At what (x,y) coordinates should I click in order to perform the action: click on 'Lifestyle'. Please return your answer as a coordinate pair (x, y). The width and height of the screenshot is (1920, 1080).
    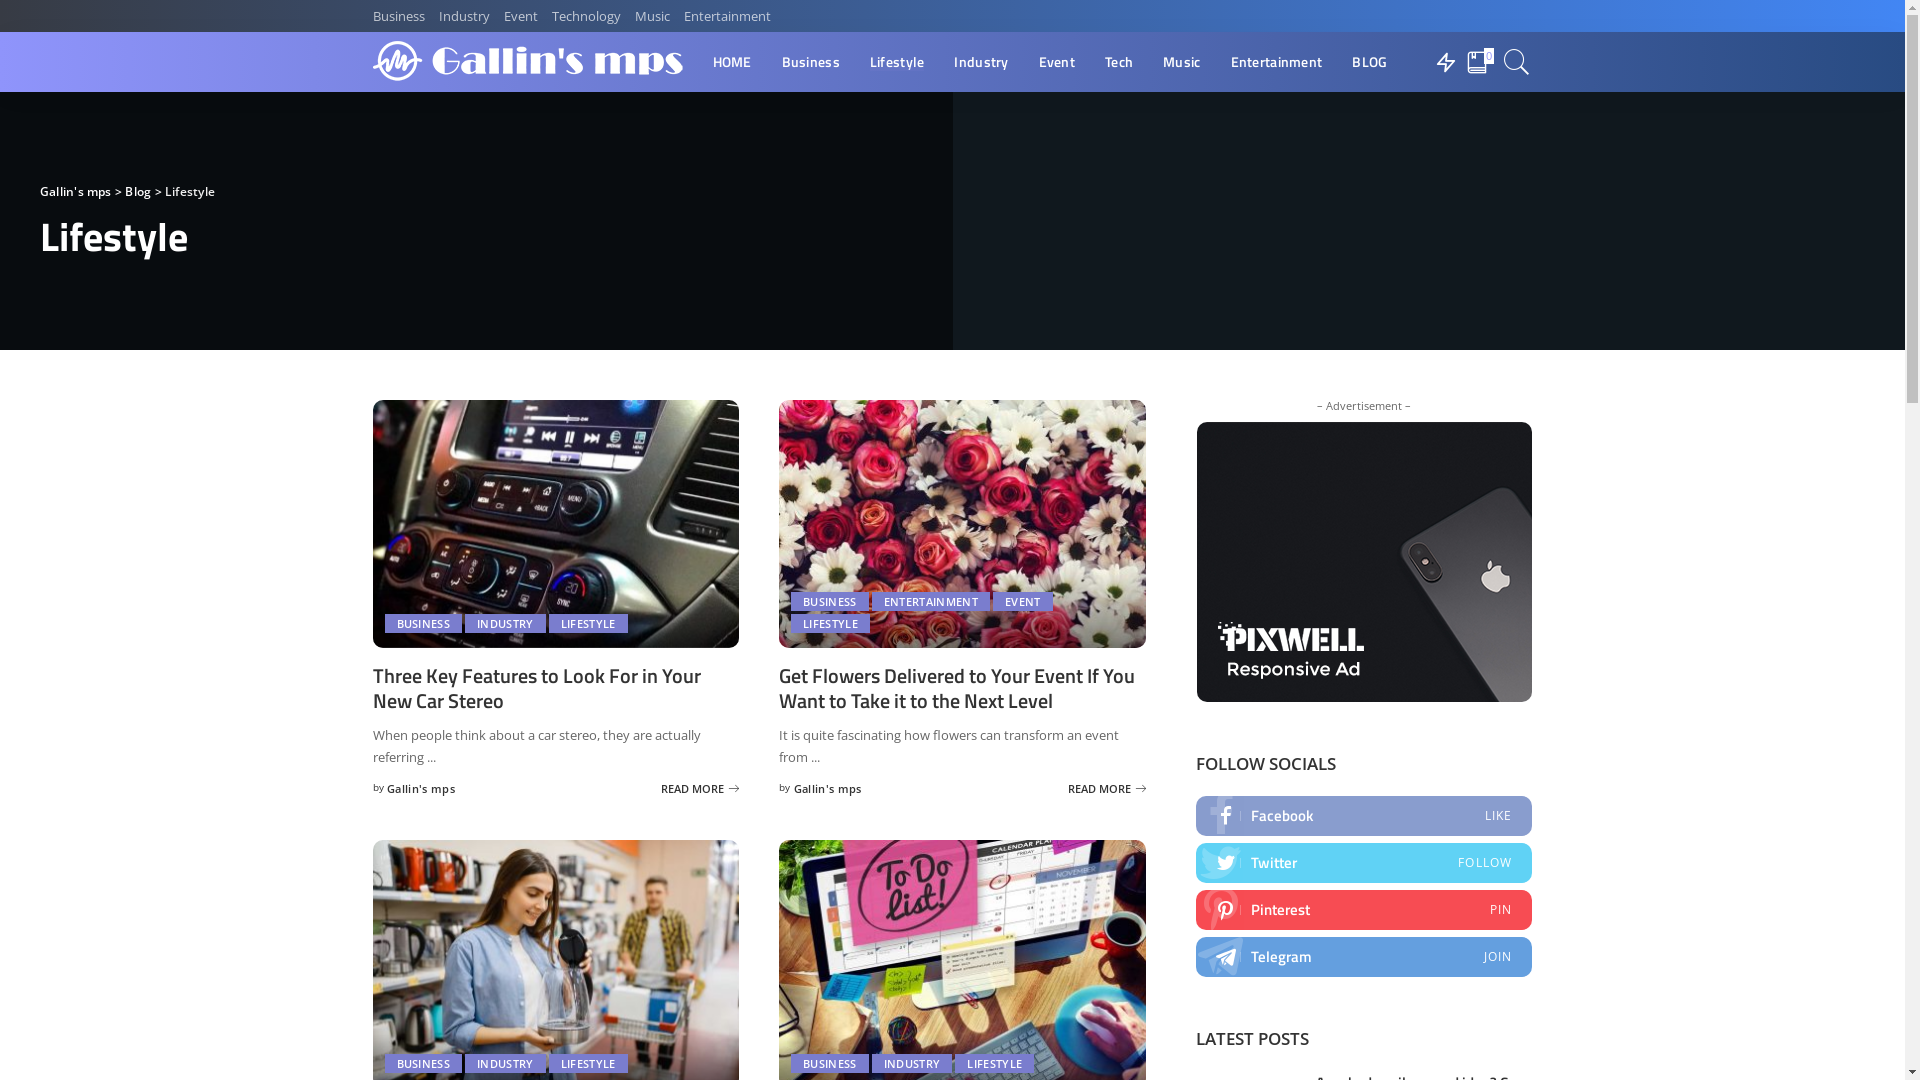
    Looking at the image, I should click on (896, 60).